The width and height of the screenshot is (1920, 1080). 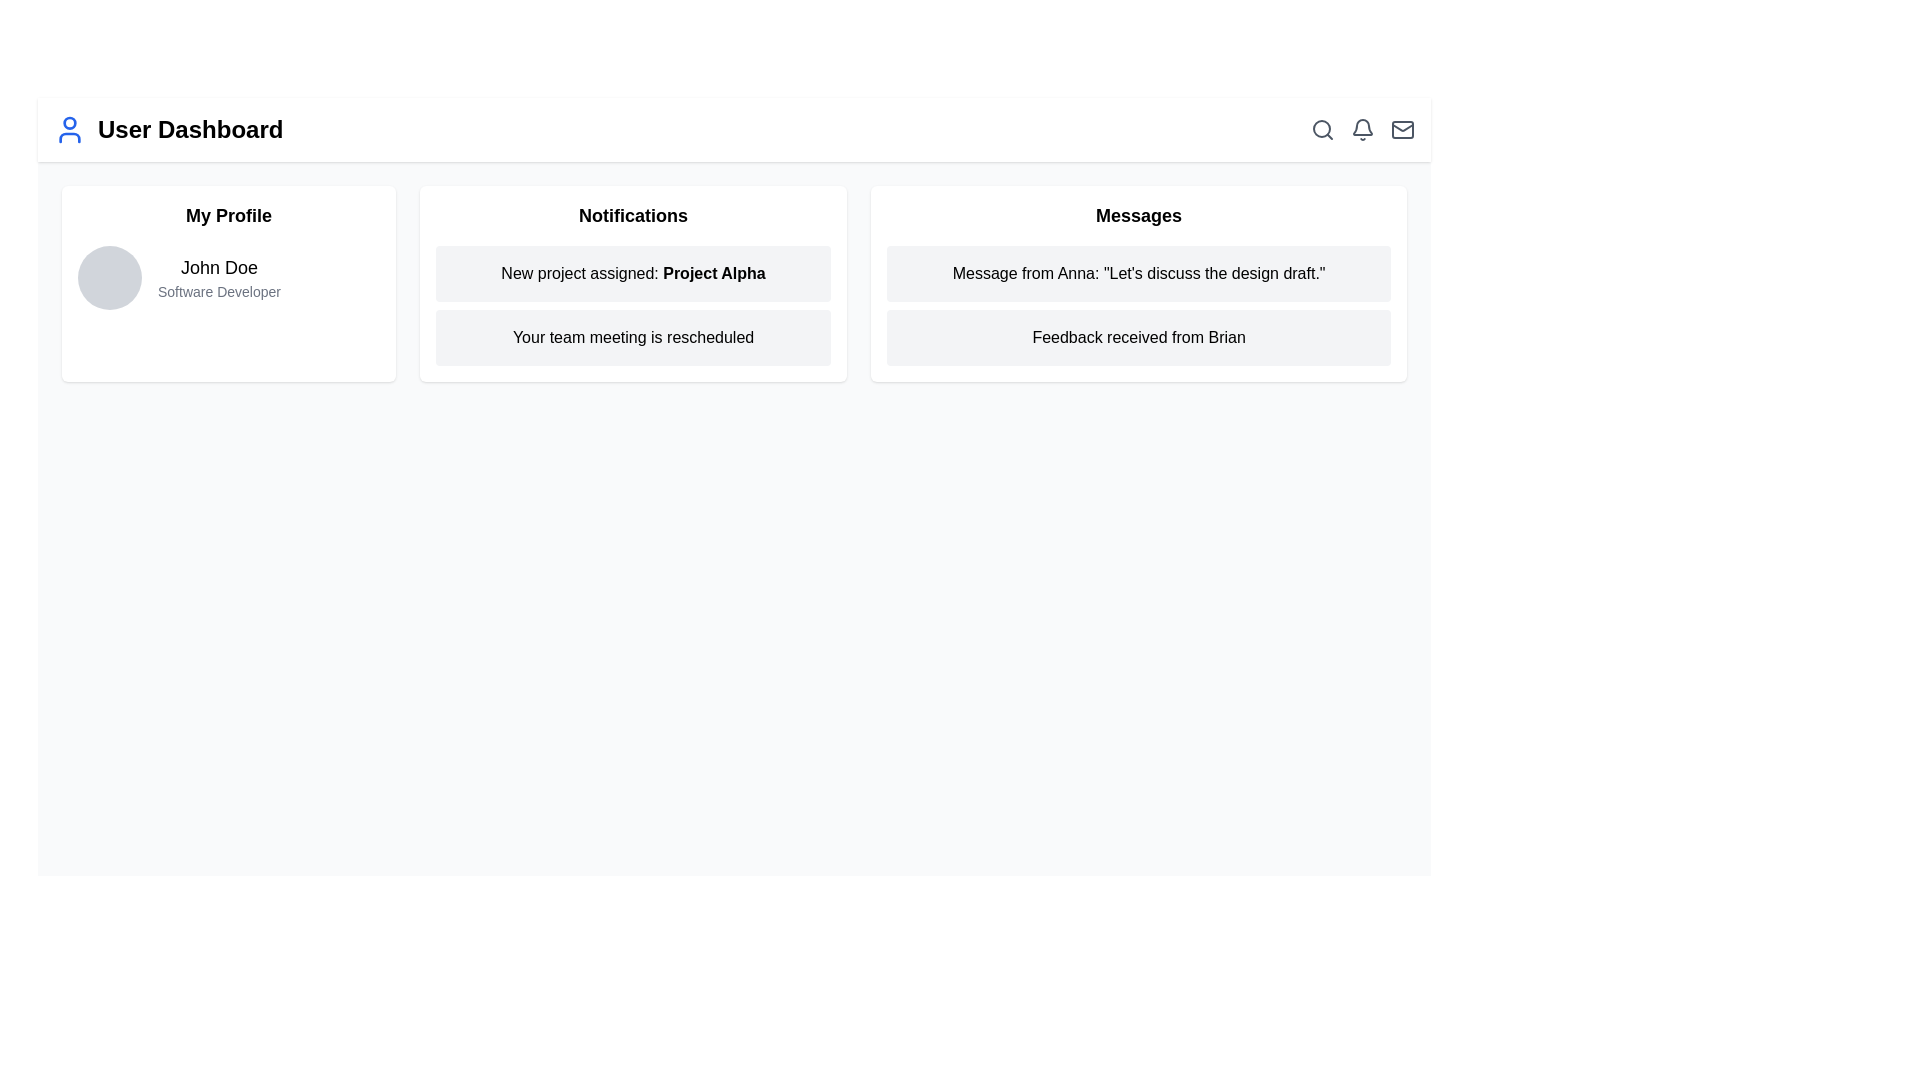 I want to click on the Notification box that informs the user about a rescheduled meeting, which is positioned below the 'New project assigned: Project Alpha' notification in the middle 'Notifications' section of the dashboard, so click(x=632, y=337).